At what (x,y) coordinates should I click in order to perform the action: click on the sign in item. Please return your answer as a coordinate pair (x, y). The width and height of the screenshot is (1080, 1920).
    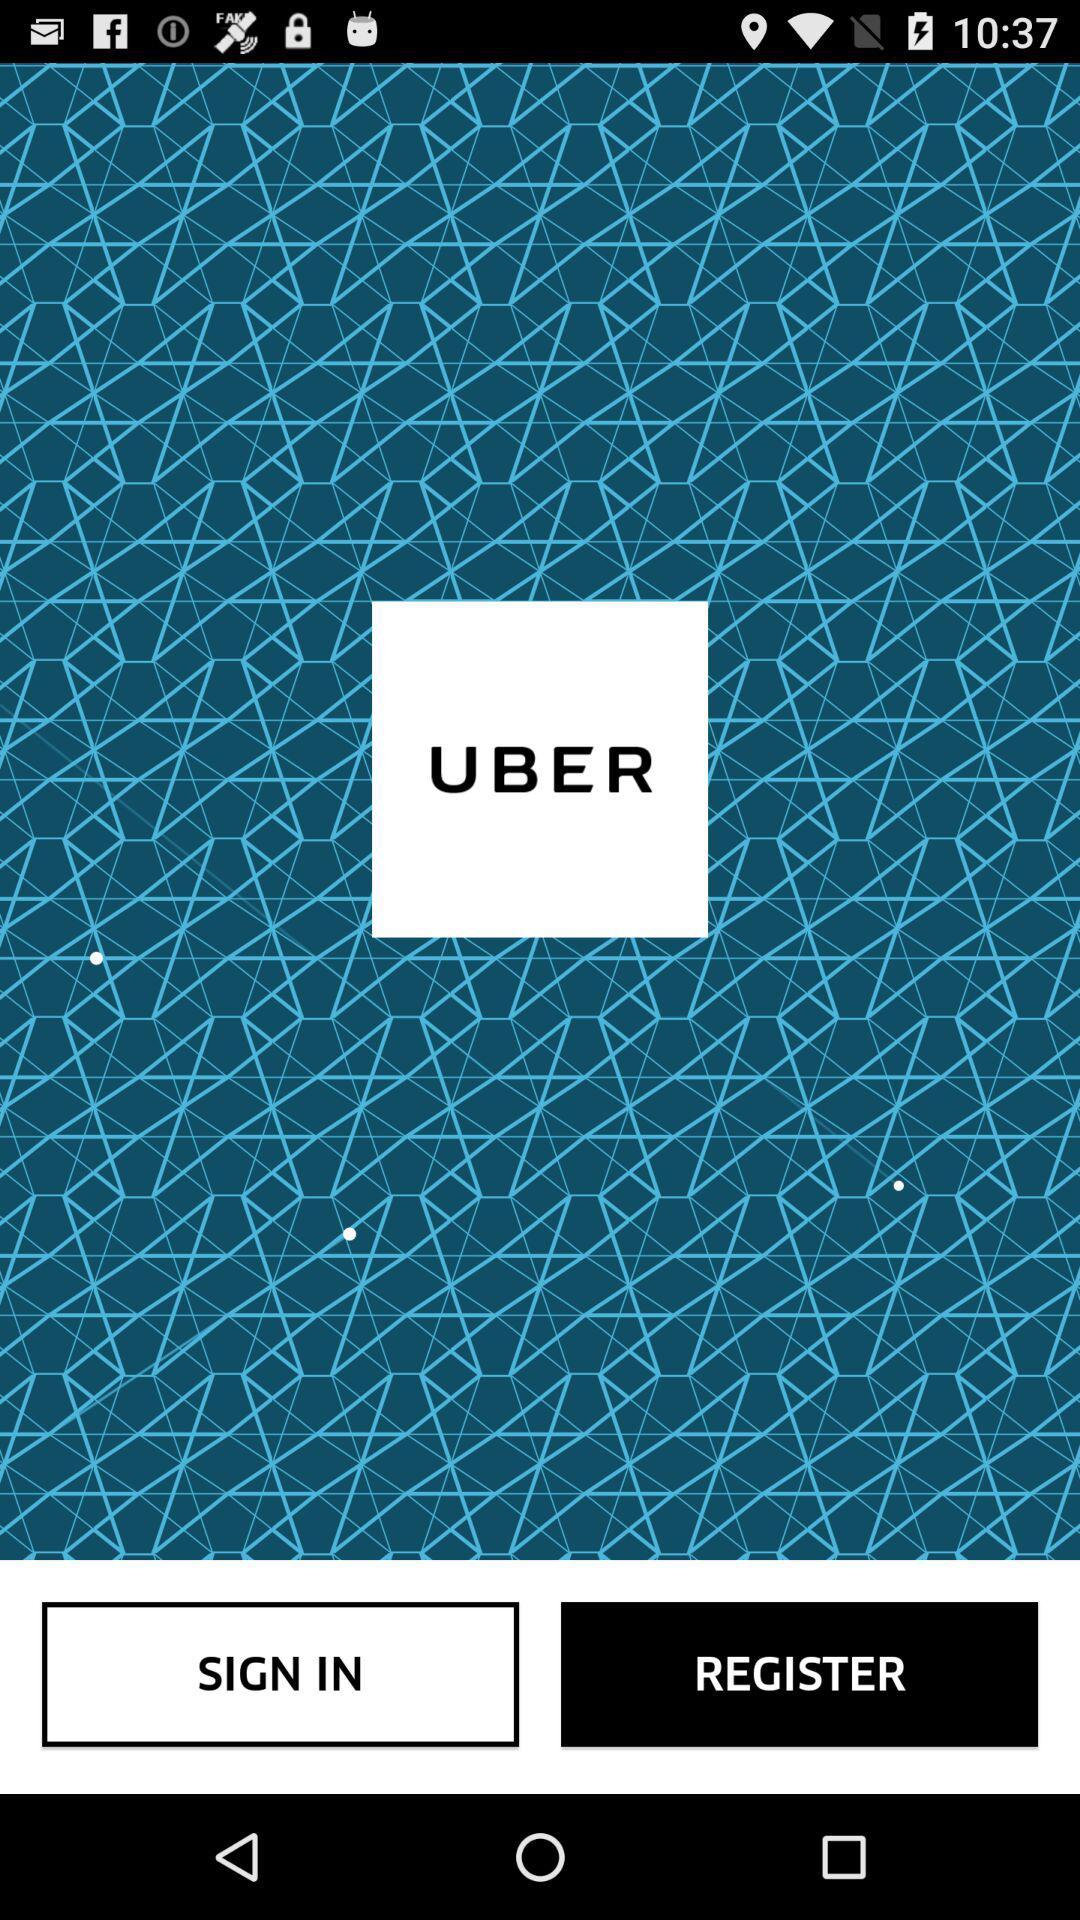
    Looking at the image, I should click on (280, 1674).